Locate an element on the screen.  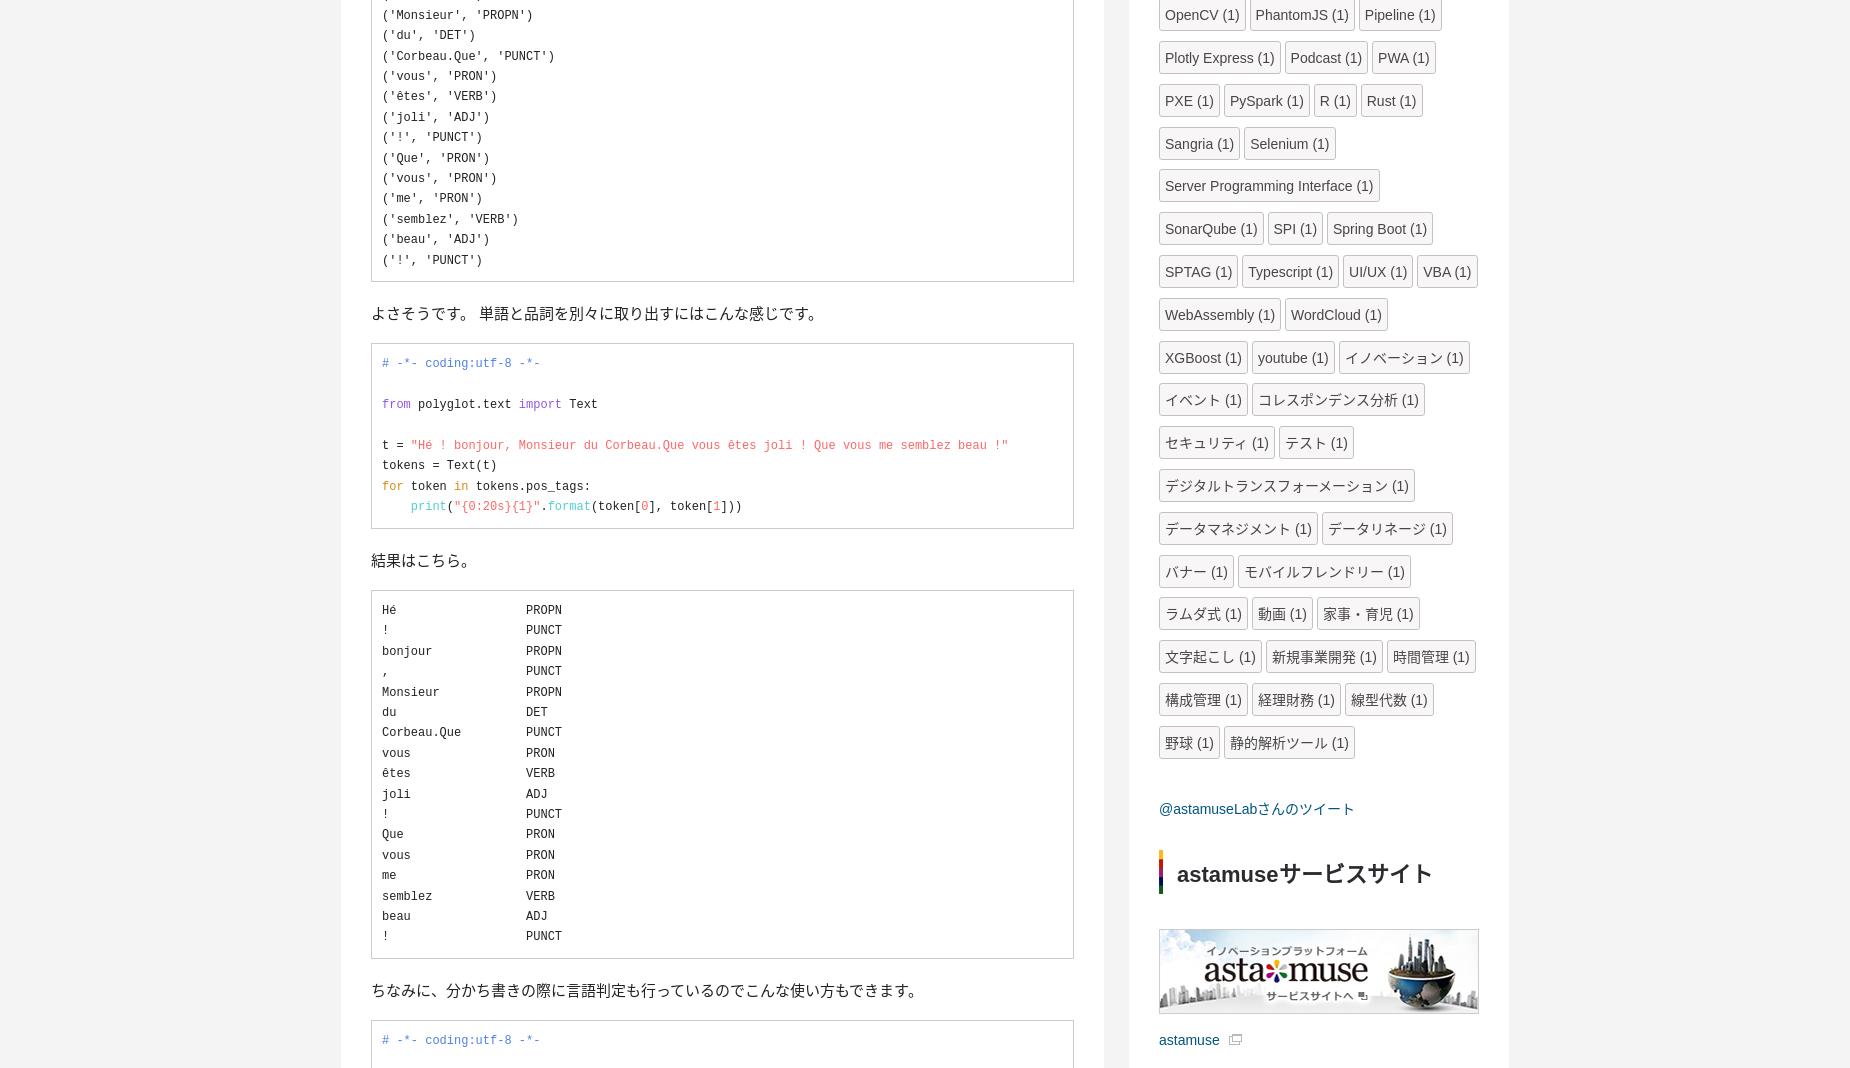
'@astamuseLabさんのツイート' is located at coordinates (1256, 807).